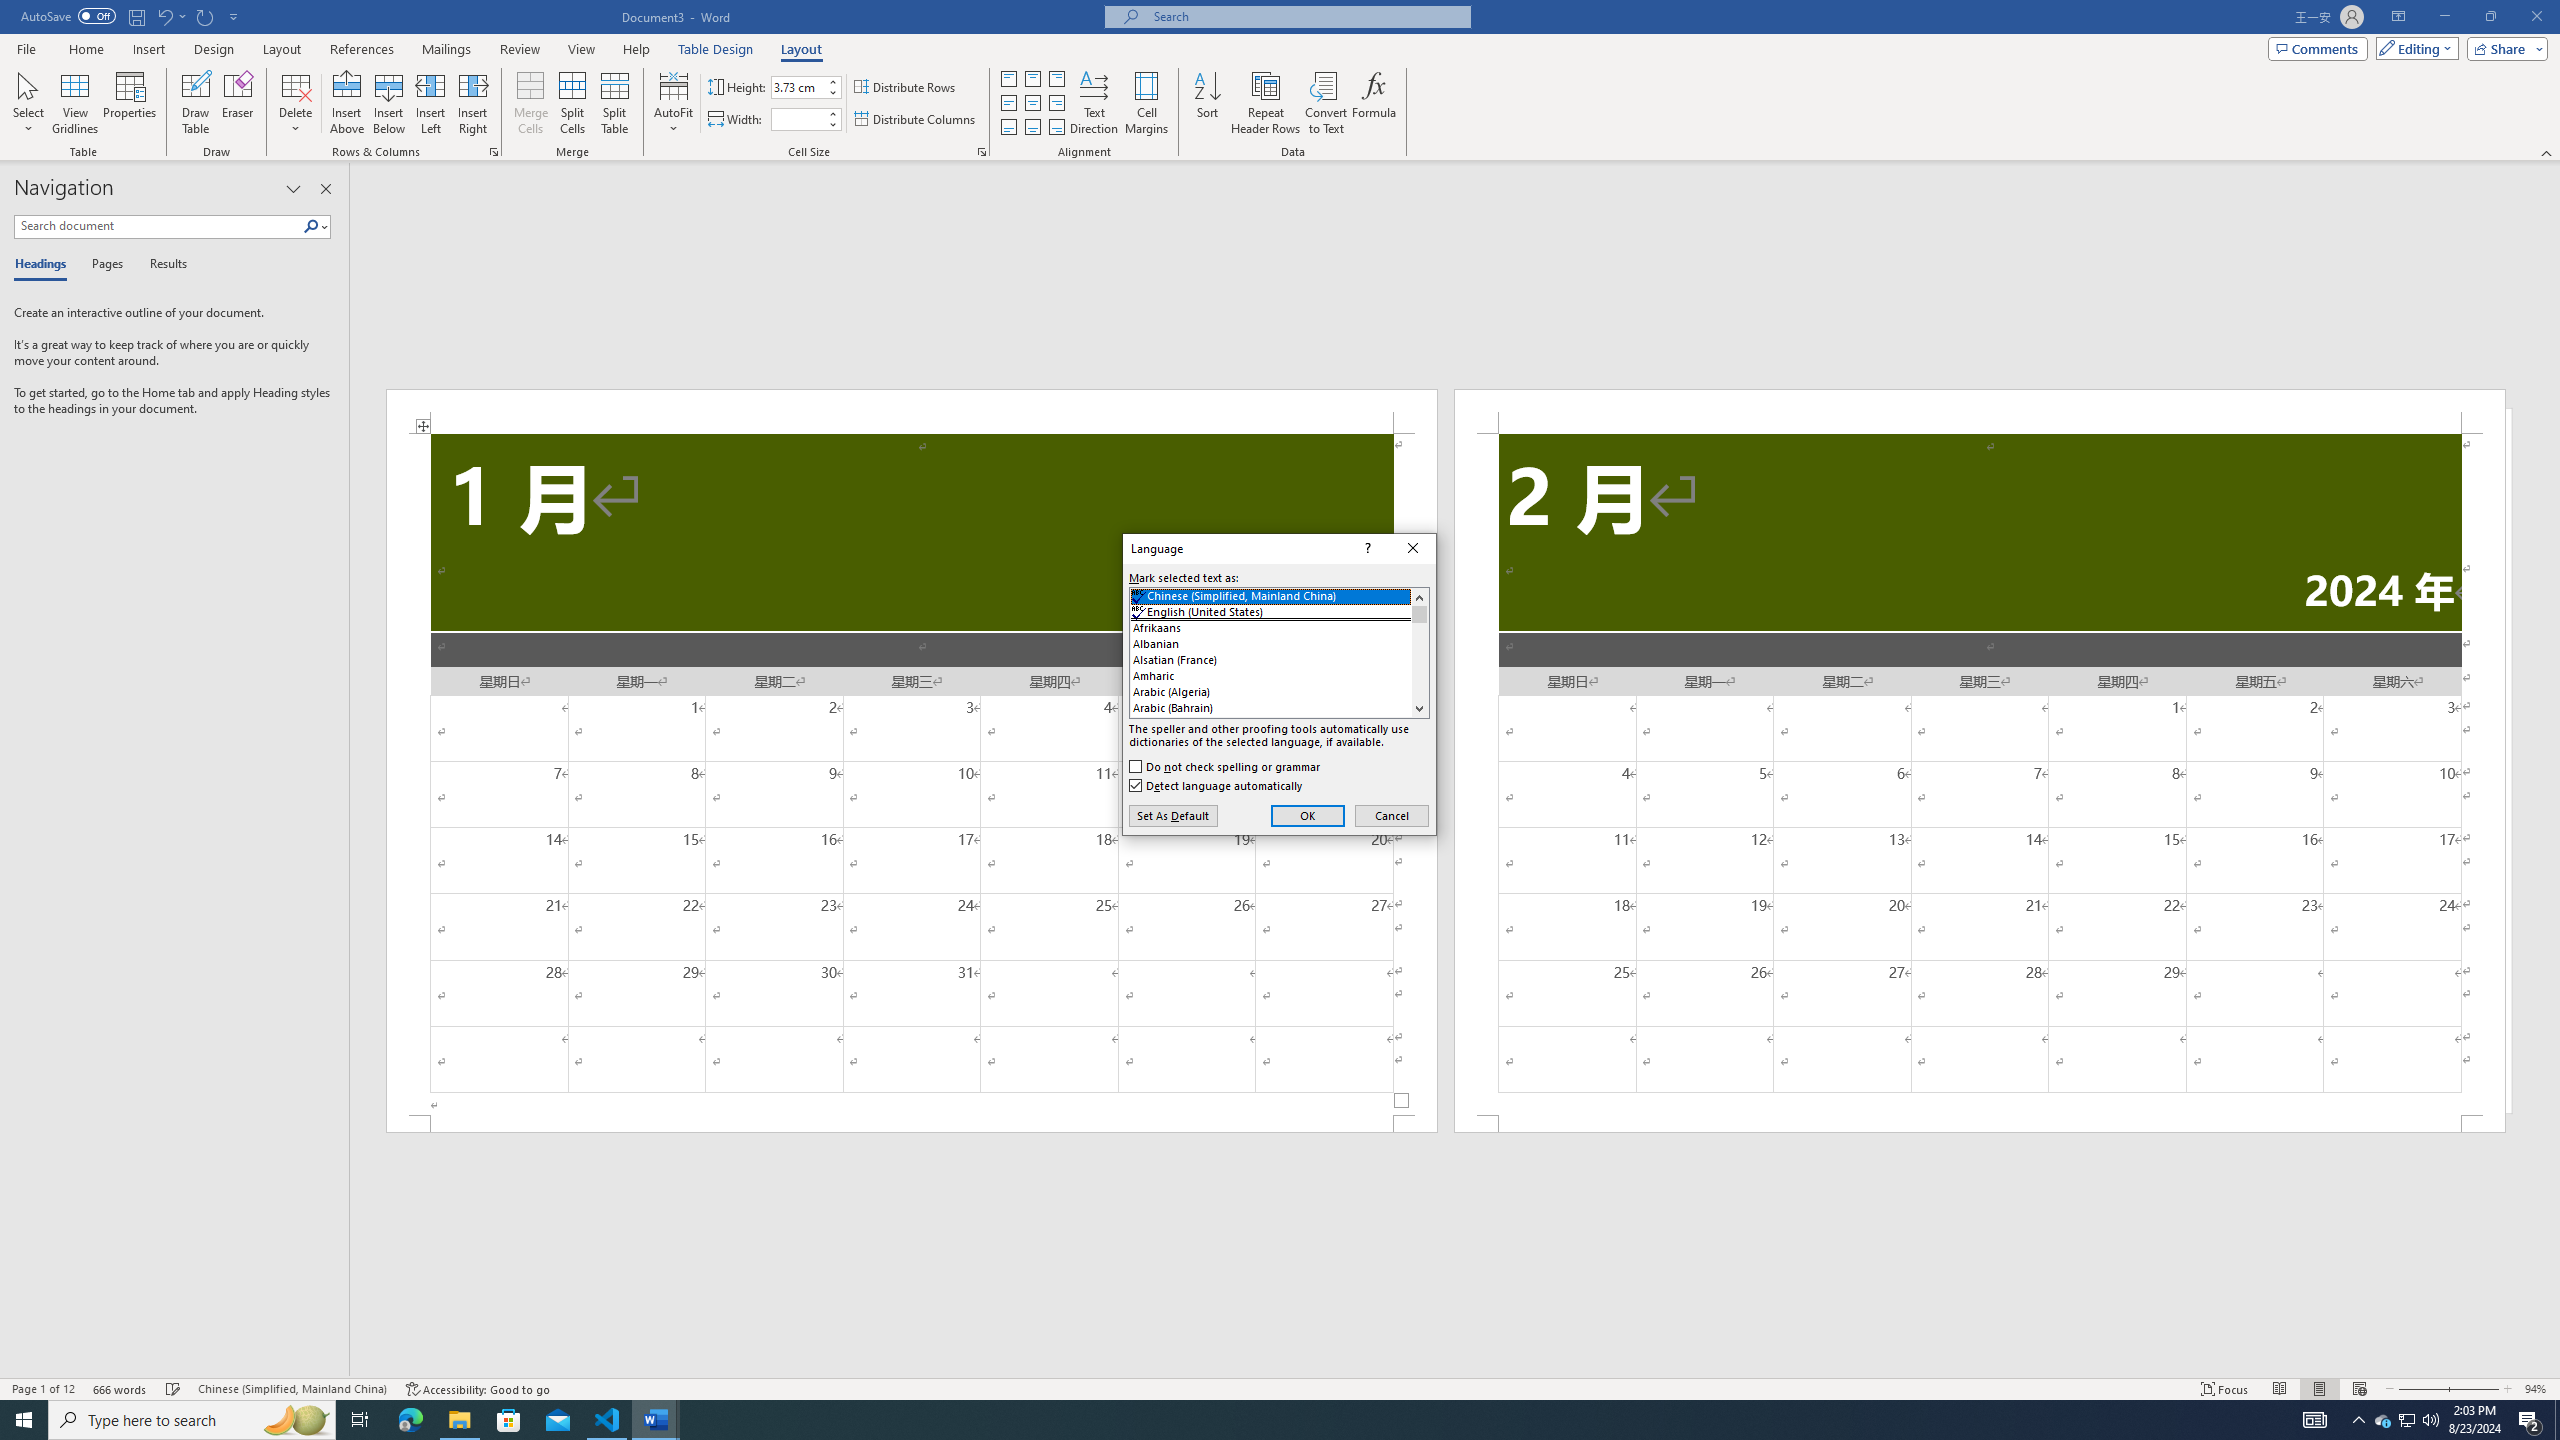  Describe the element at coordinates (1031, 78) in the screenshot. I see `'Align Top Center'` at that location.